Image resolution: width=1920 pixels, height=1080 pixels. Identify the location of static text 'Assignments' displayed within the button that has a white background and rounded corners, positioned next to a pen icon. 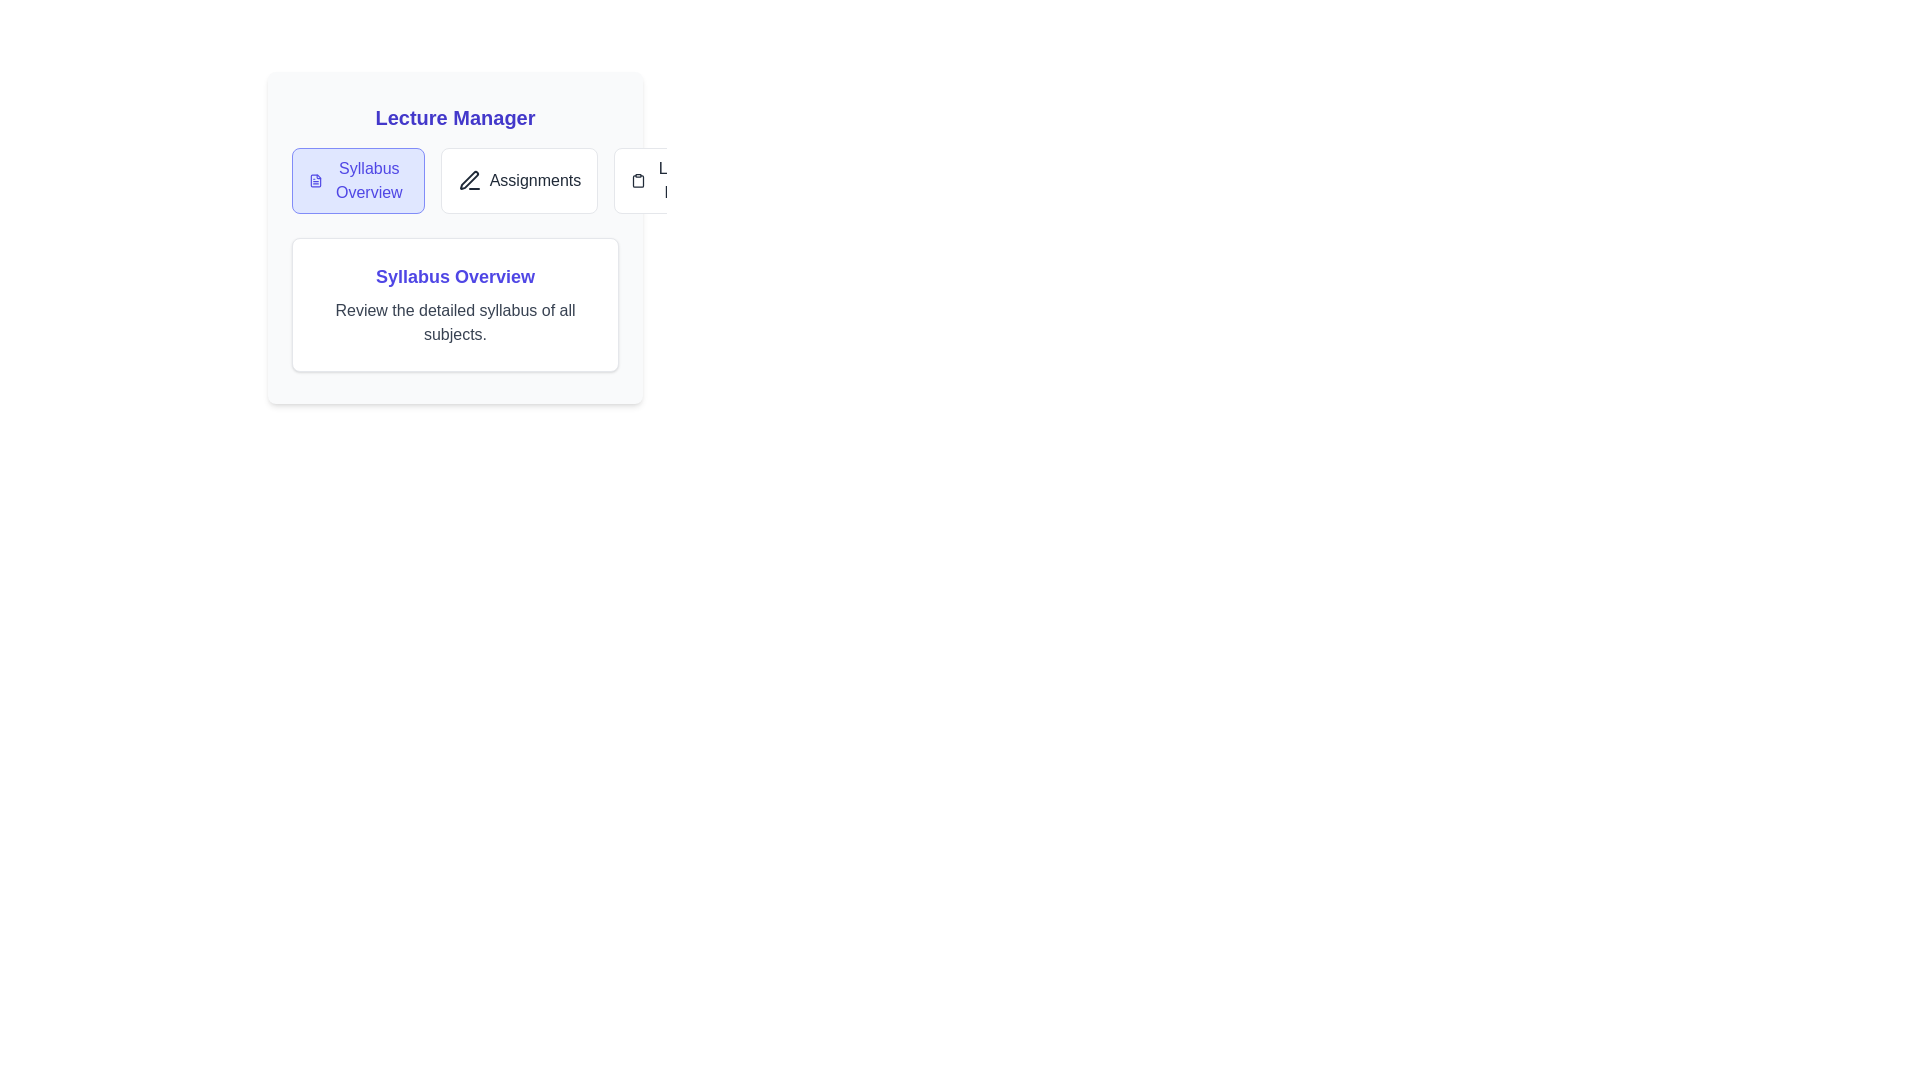
(535, 181).